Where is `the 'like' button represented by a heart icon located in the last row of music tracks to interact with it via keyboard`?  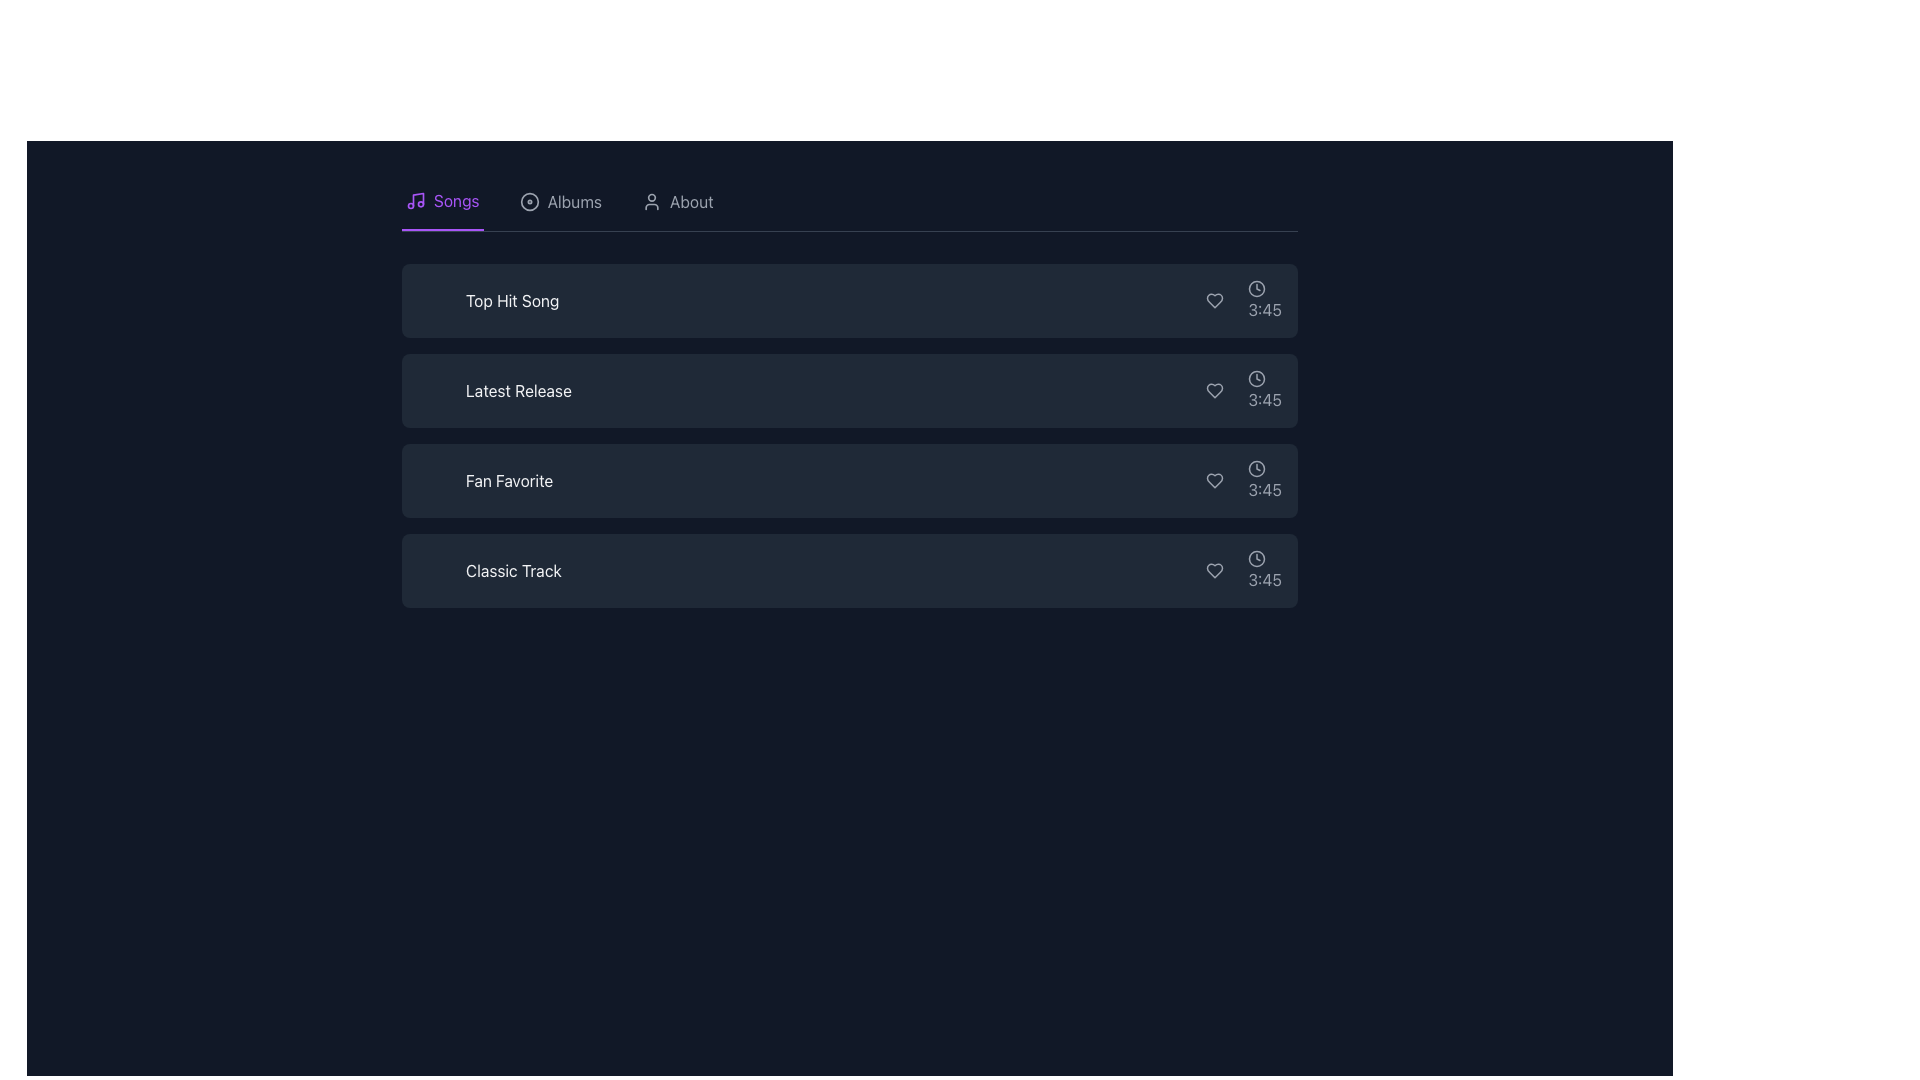 the 'like' button represented by a heart icon located in the last row of music tracks to interact with it via keyboard is located at coordinates (1214, 570).